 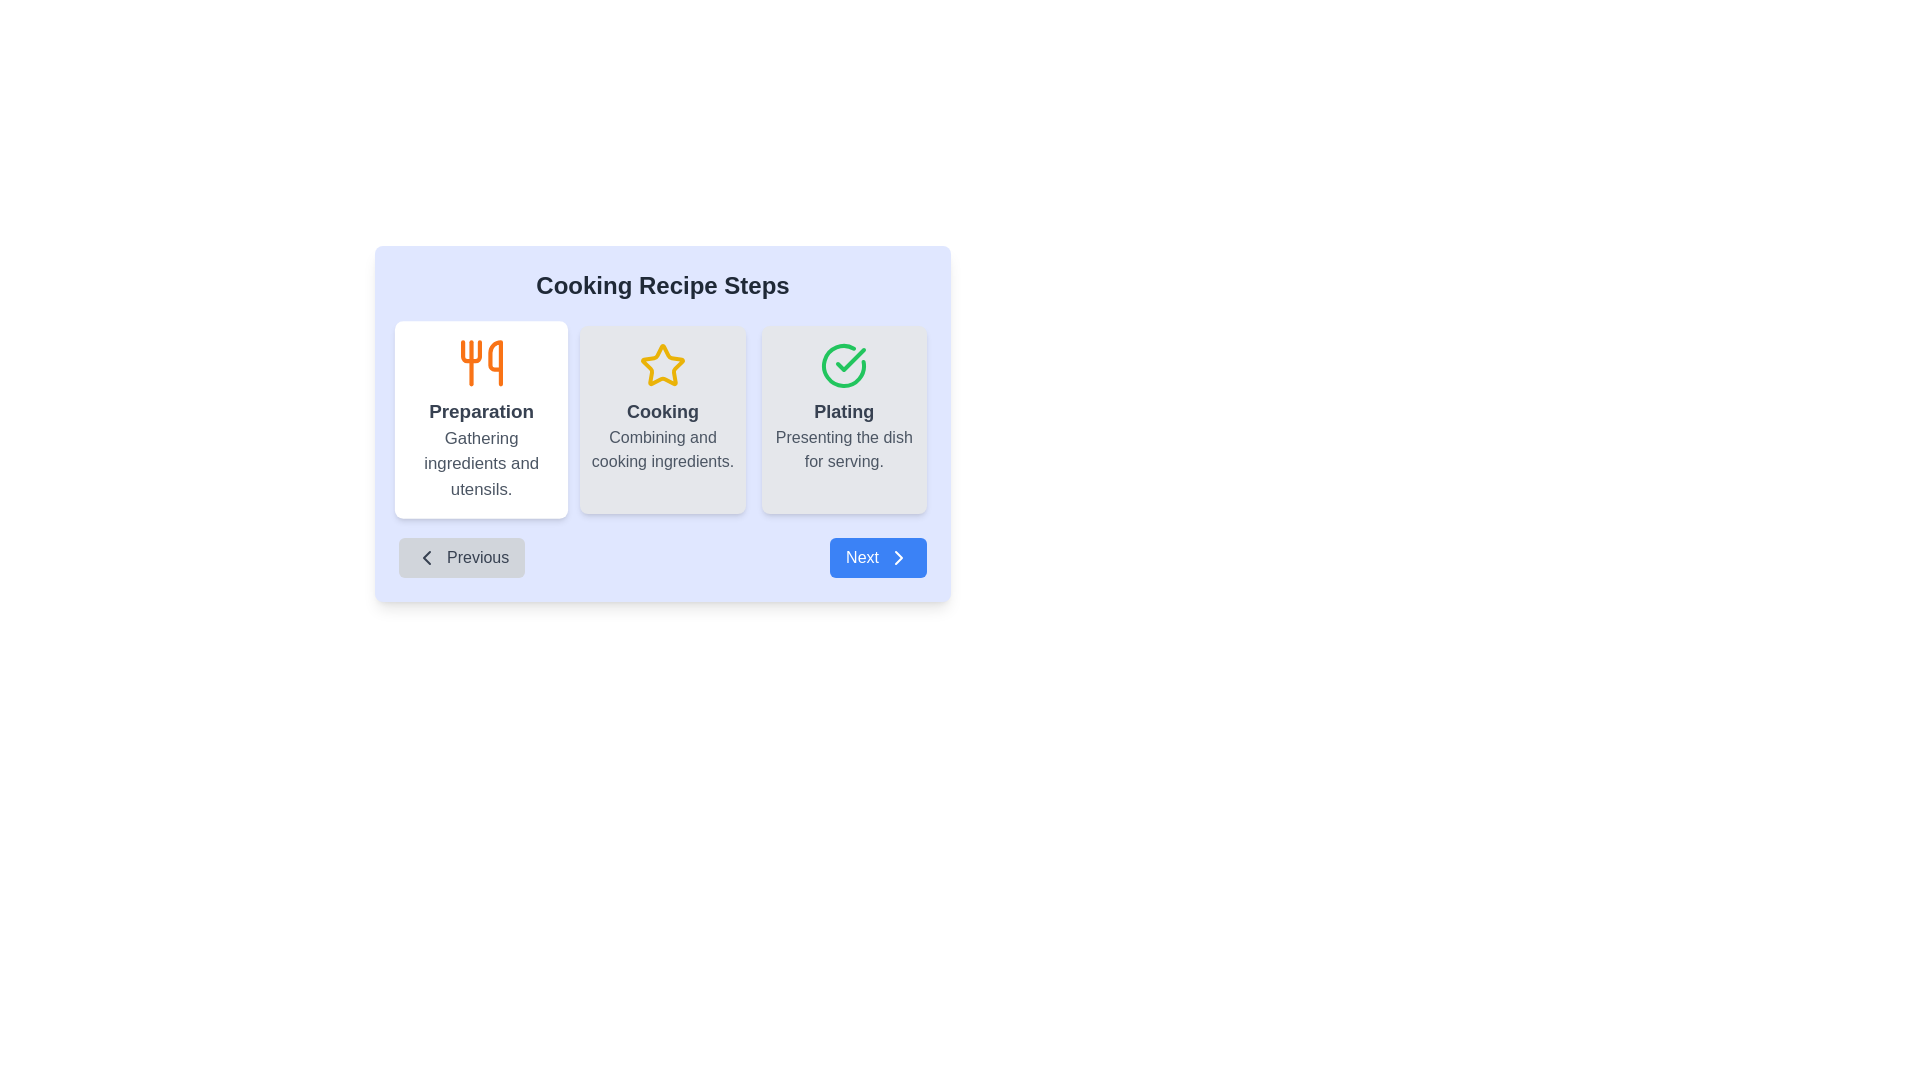 I want to click on the 'Next' button which contains a right-oriented chevron icon, located at the bottom-right corner of the interface, so click(x=897, y=558).